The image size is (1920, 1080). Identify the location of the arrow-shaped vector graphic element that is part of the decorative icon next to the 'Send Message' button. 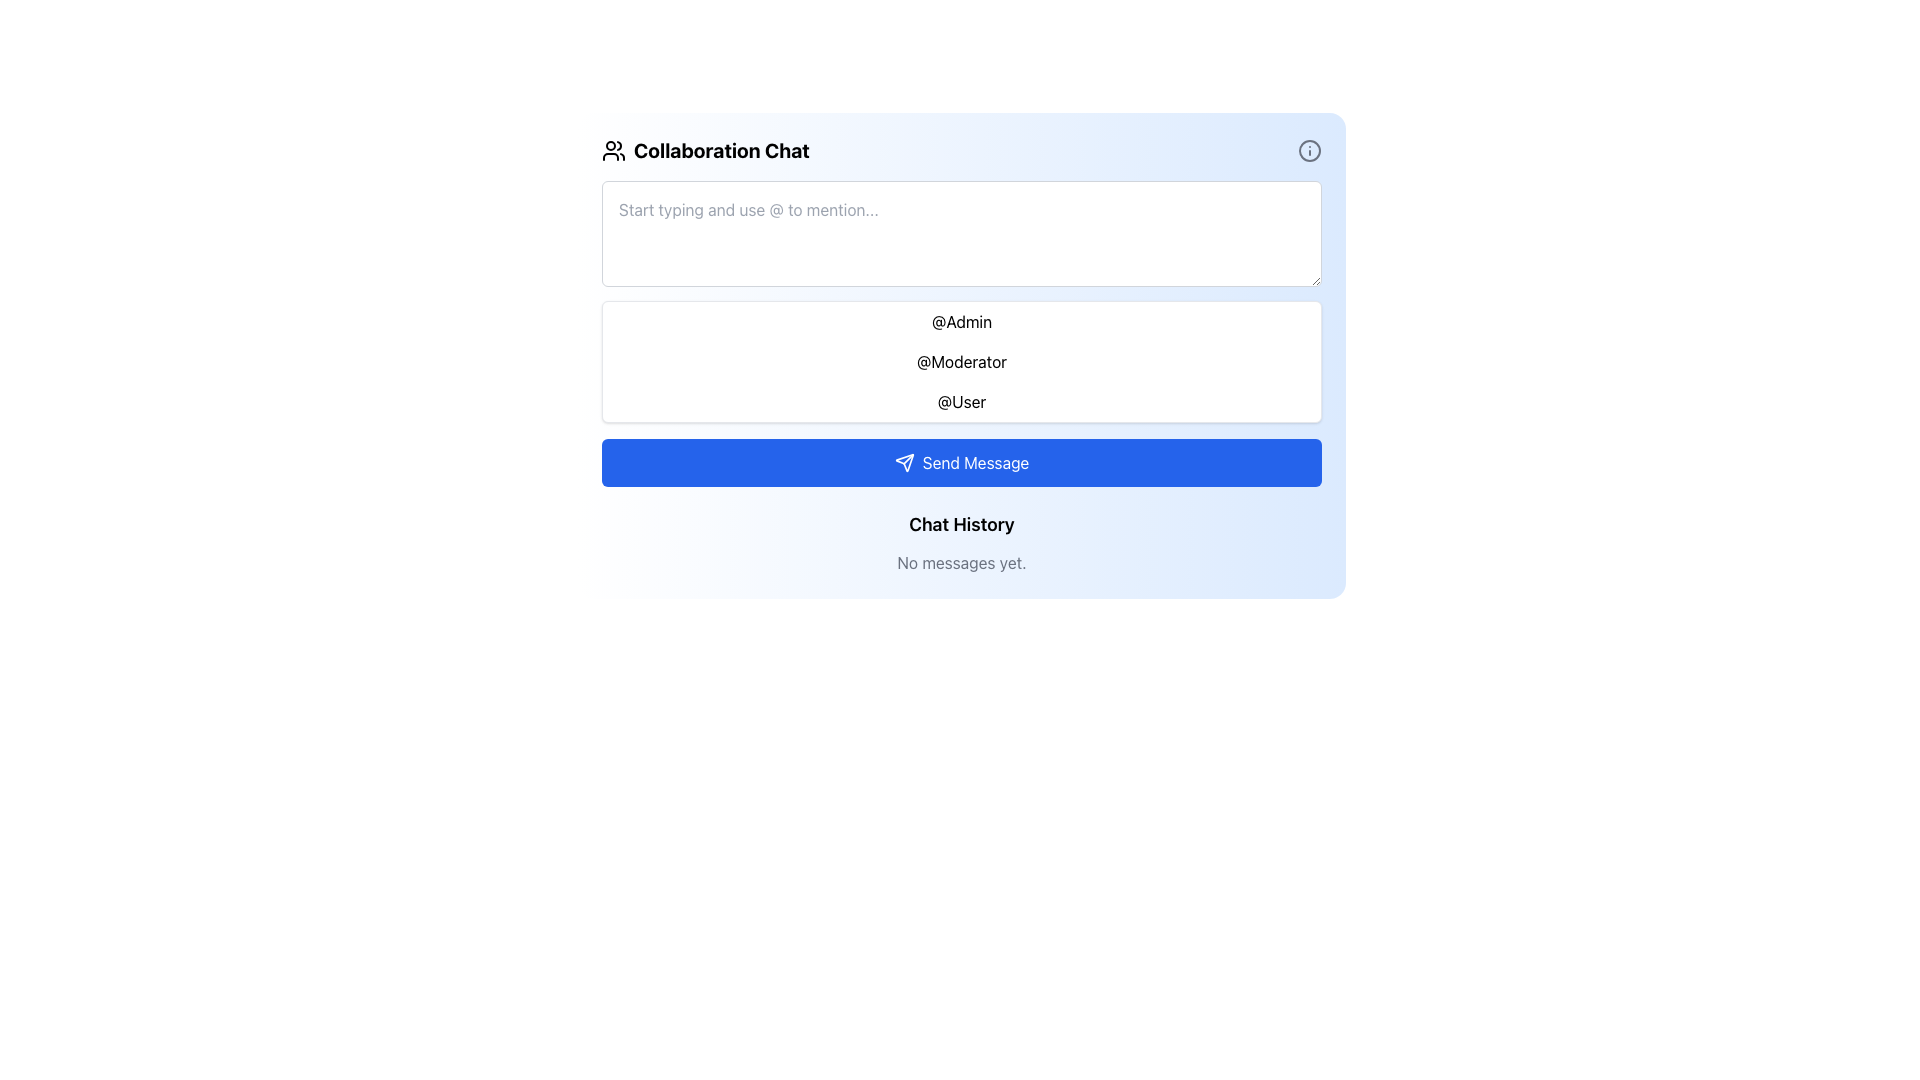
(903, 462).